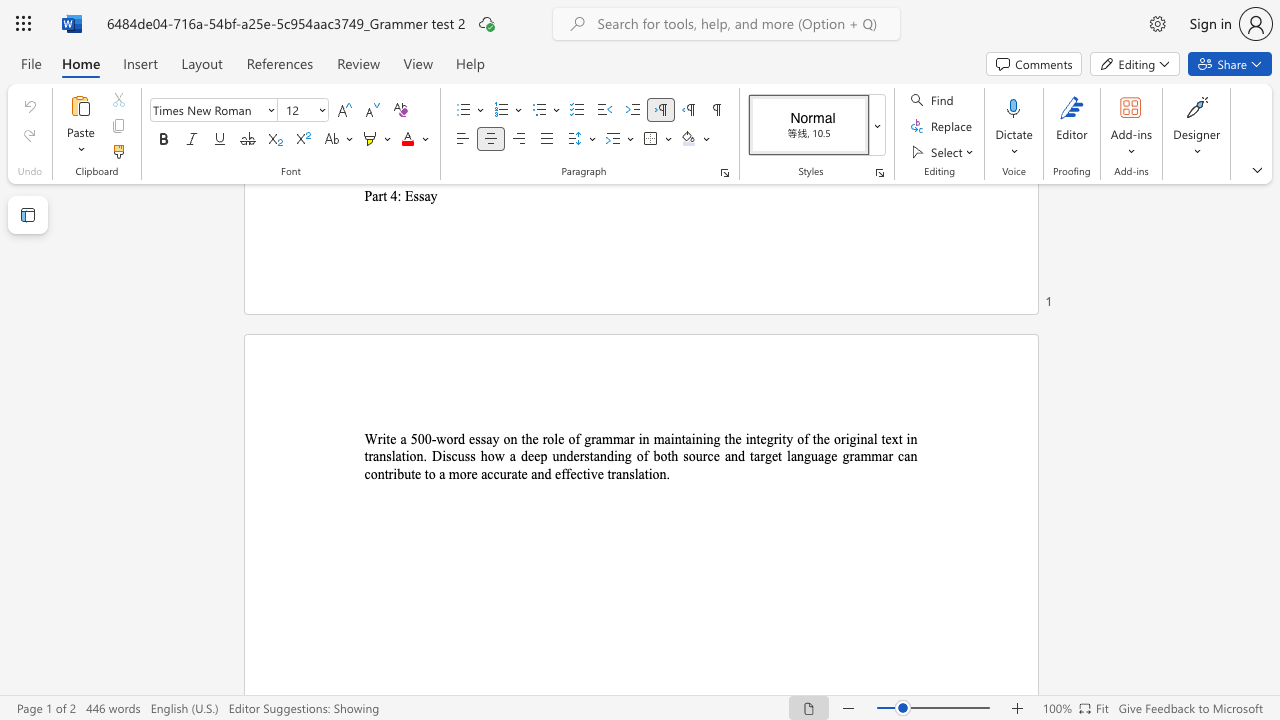 The width and height of the screenshot is (1280, 720). What do you see at coordinates (648, 474) in the screenshot?
I see `the subset text "ion." within the text "and effective translation."` at bounding box center [648, 474].